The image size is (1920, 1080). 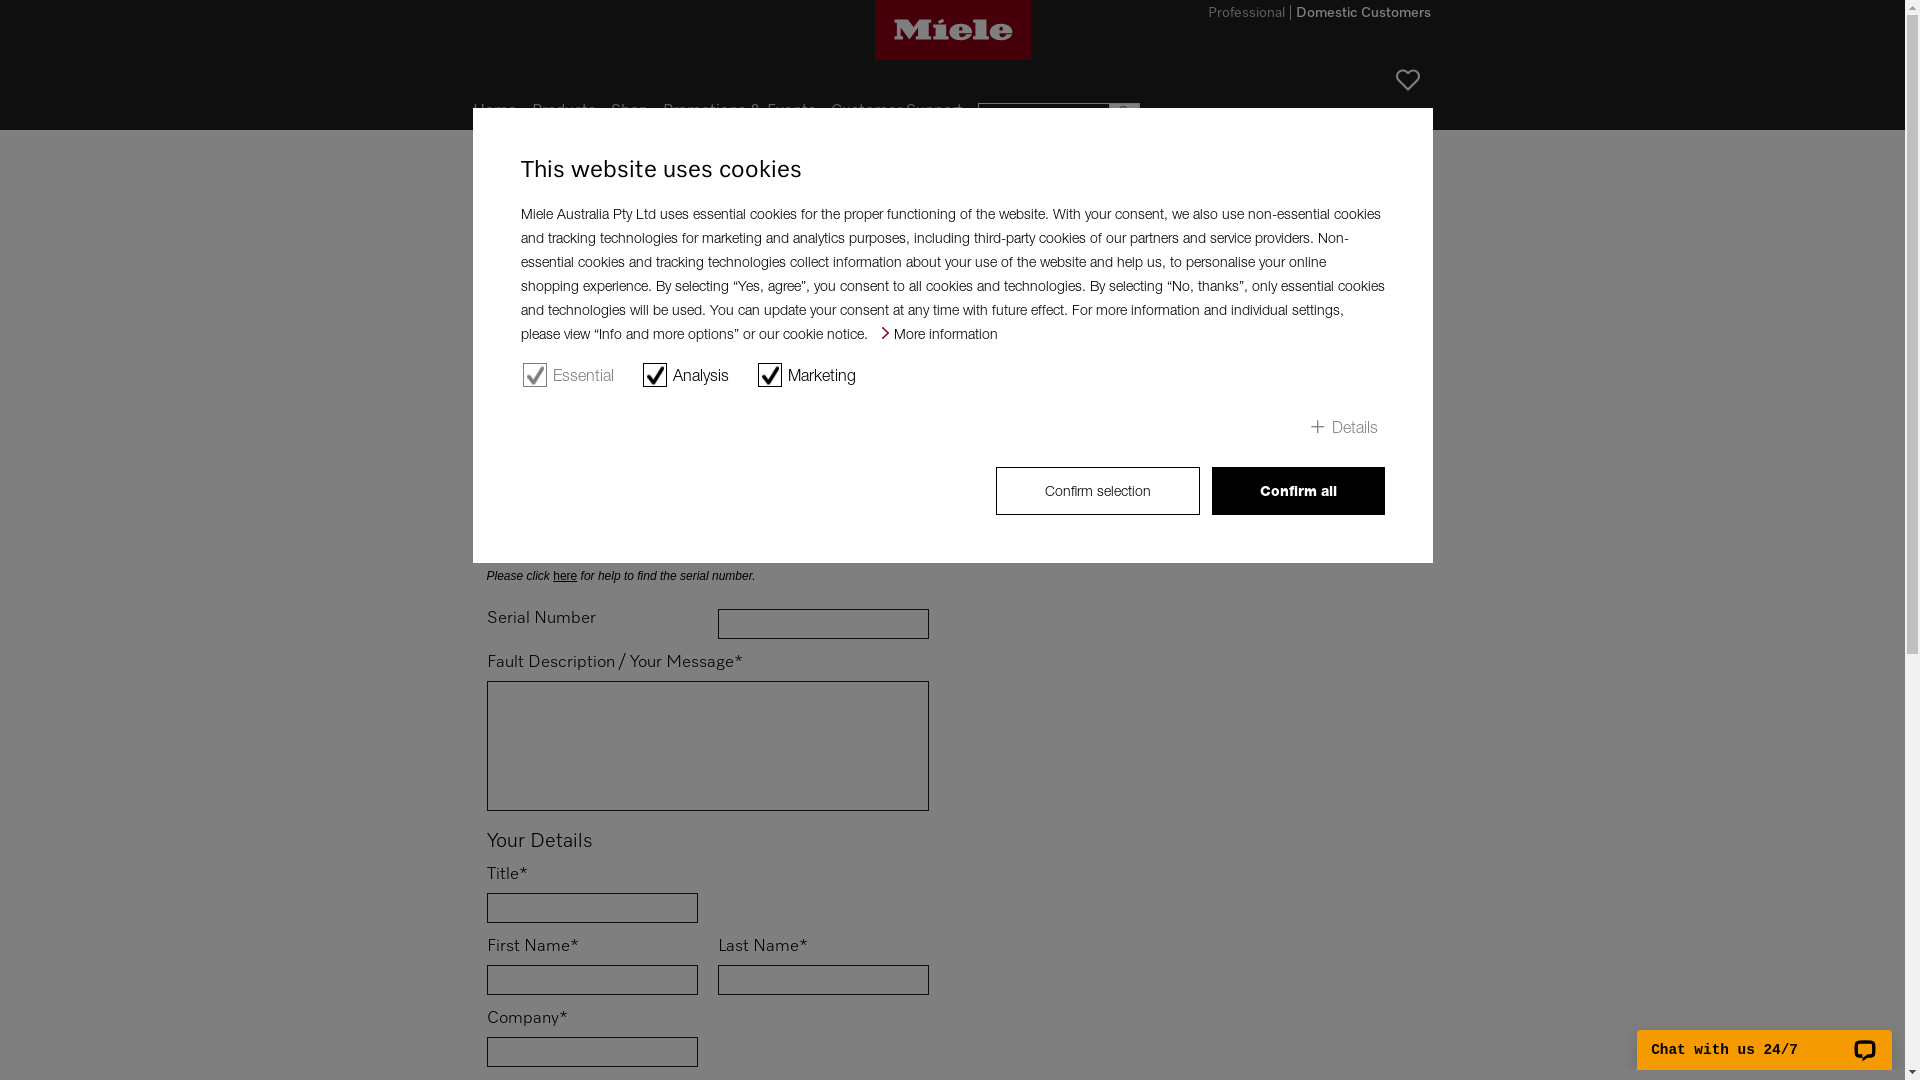 What do you see at coordinates (564, 575) in the screenshot?
I see `'here'` at bounding box center [564, 575].